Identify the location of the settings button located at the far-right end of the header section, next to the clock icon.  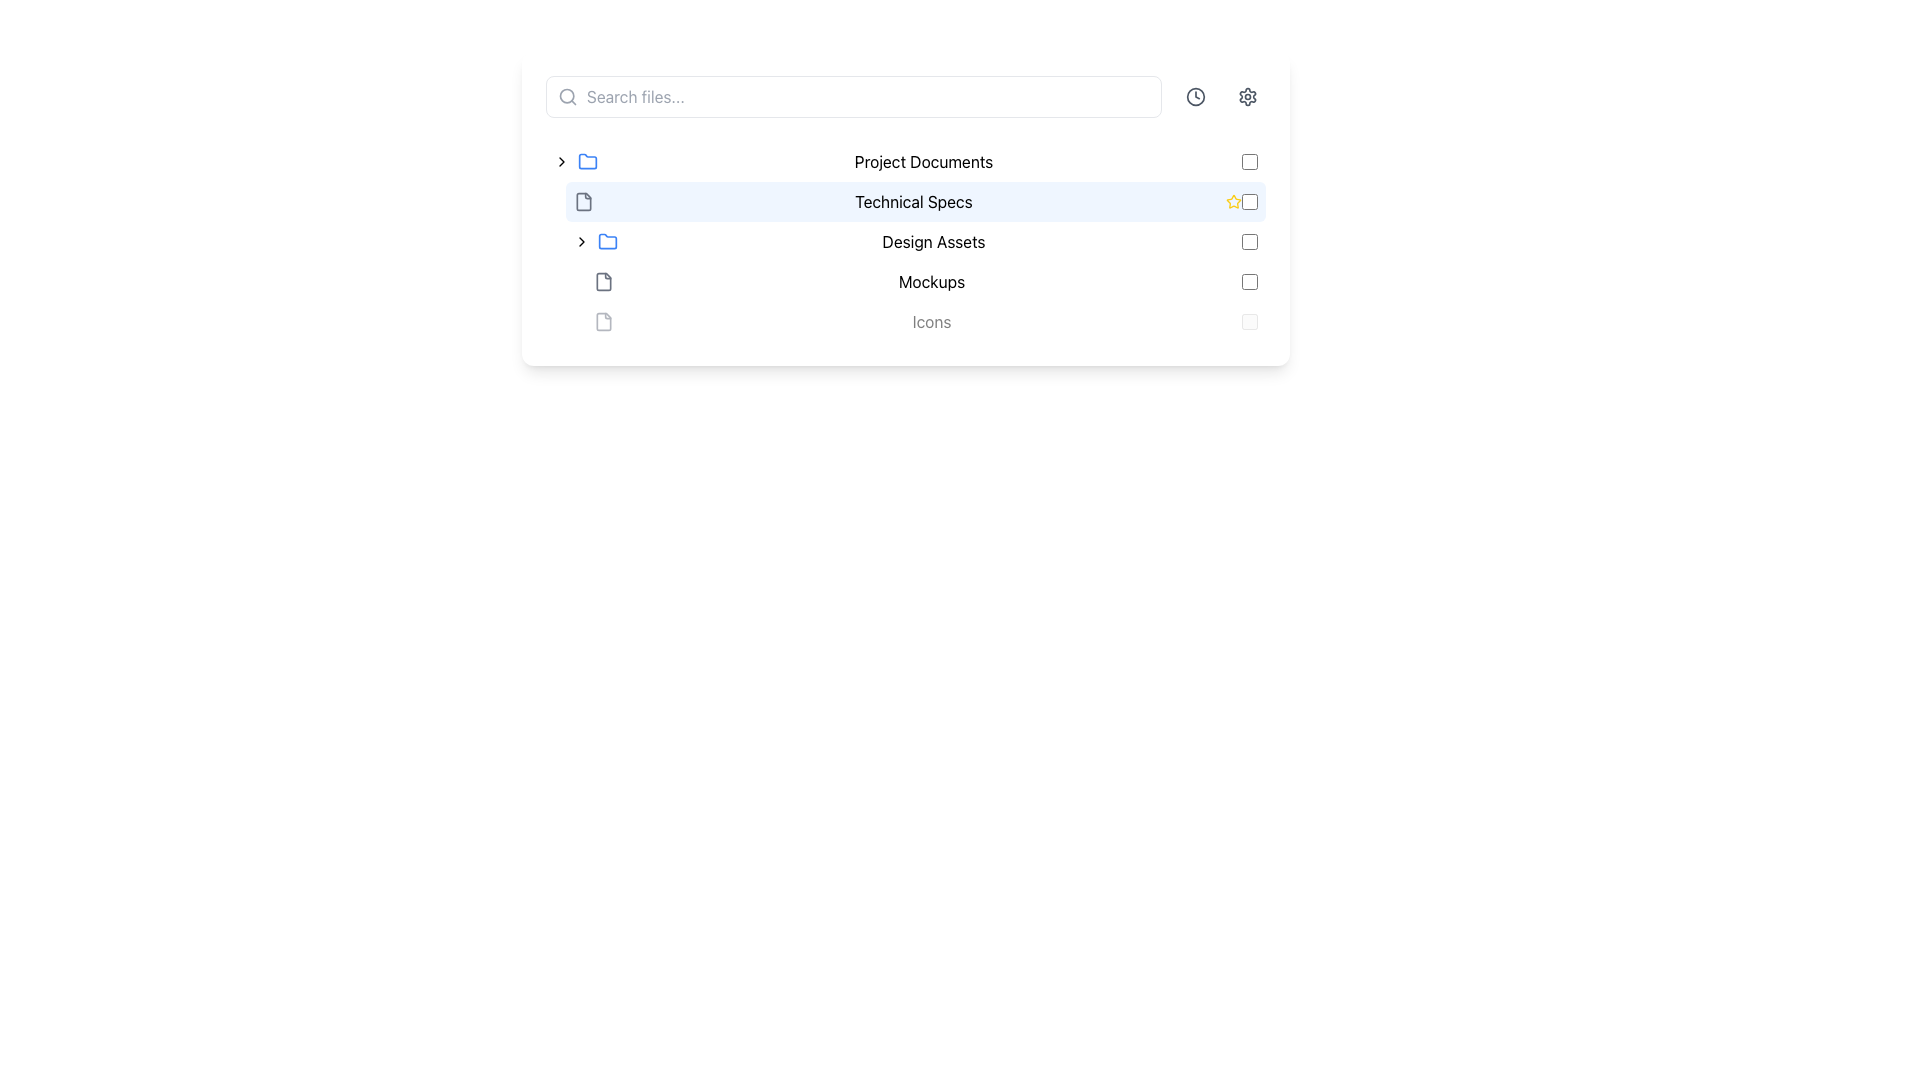
(1247, 96).